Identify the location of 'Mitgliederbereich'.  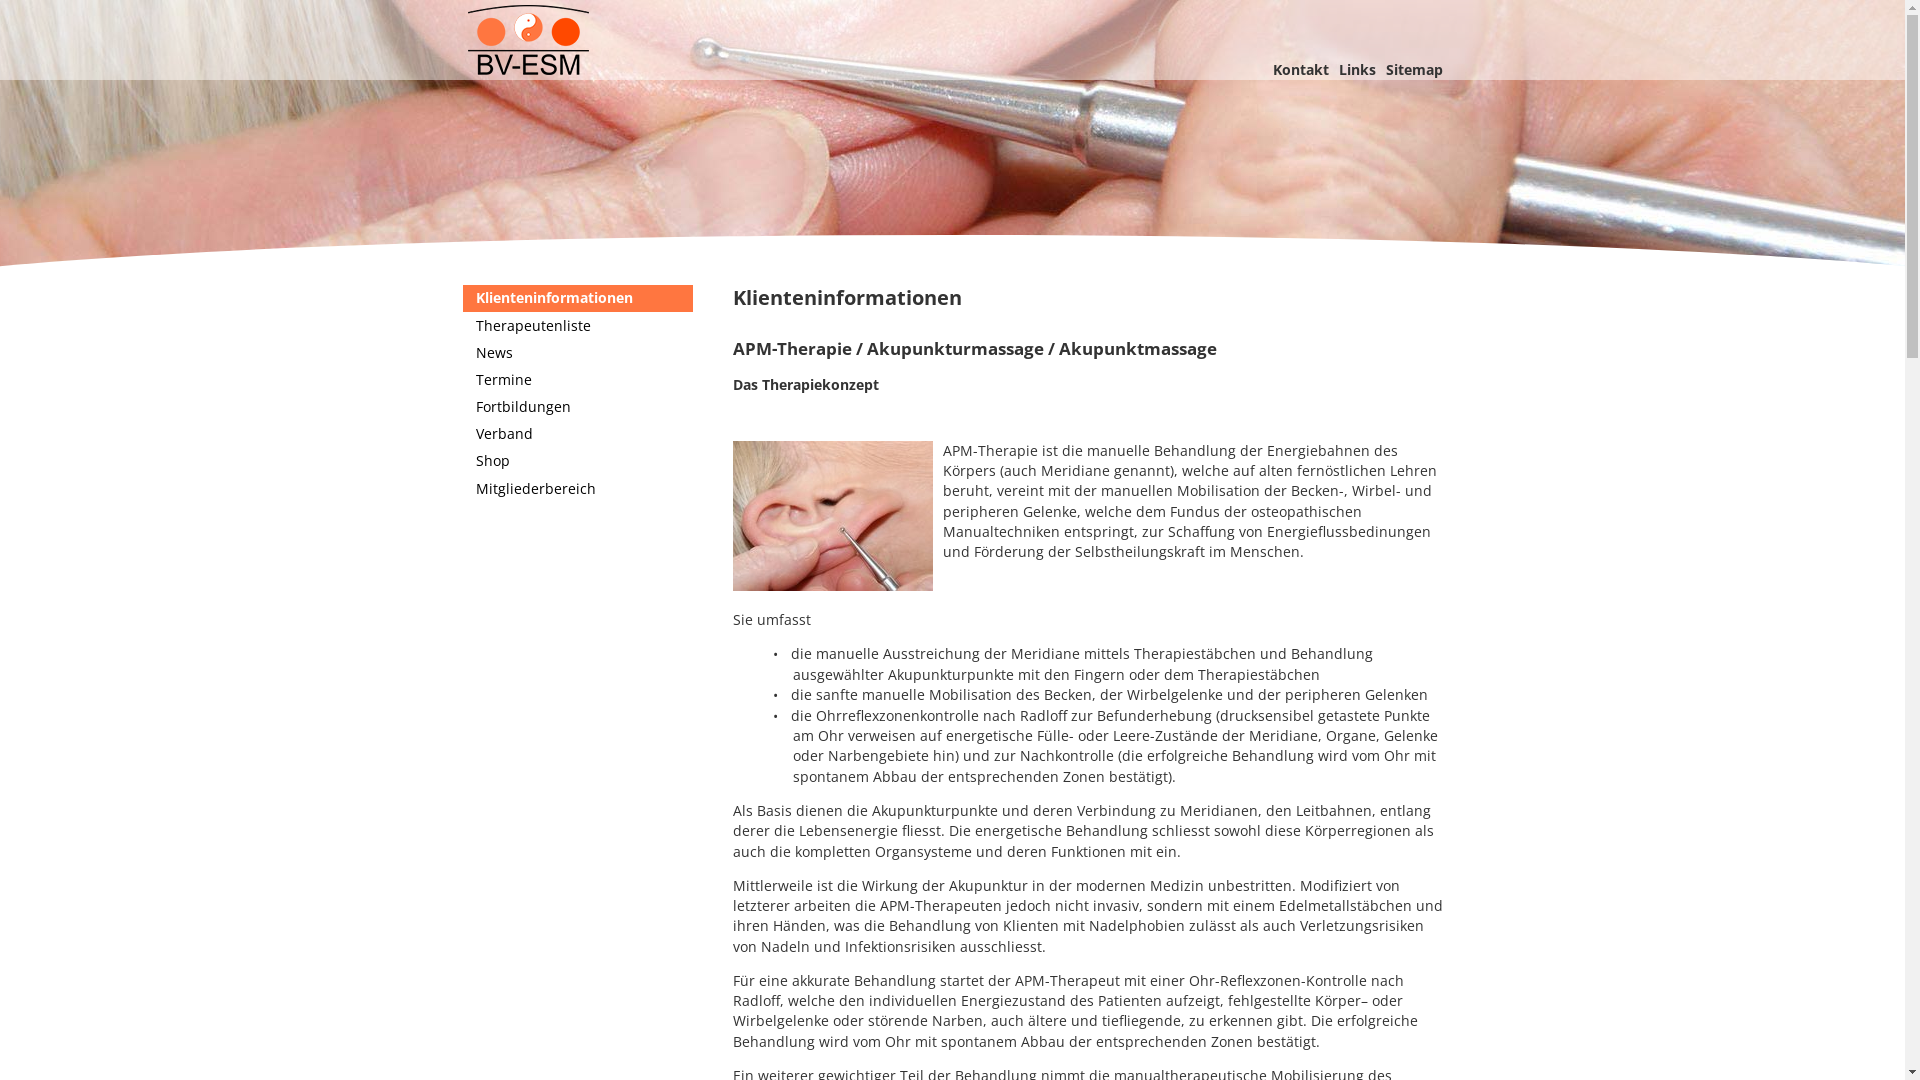
(575, 488).